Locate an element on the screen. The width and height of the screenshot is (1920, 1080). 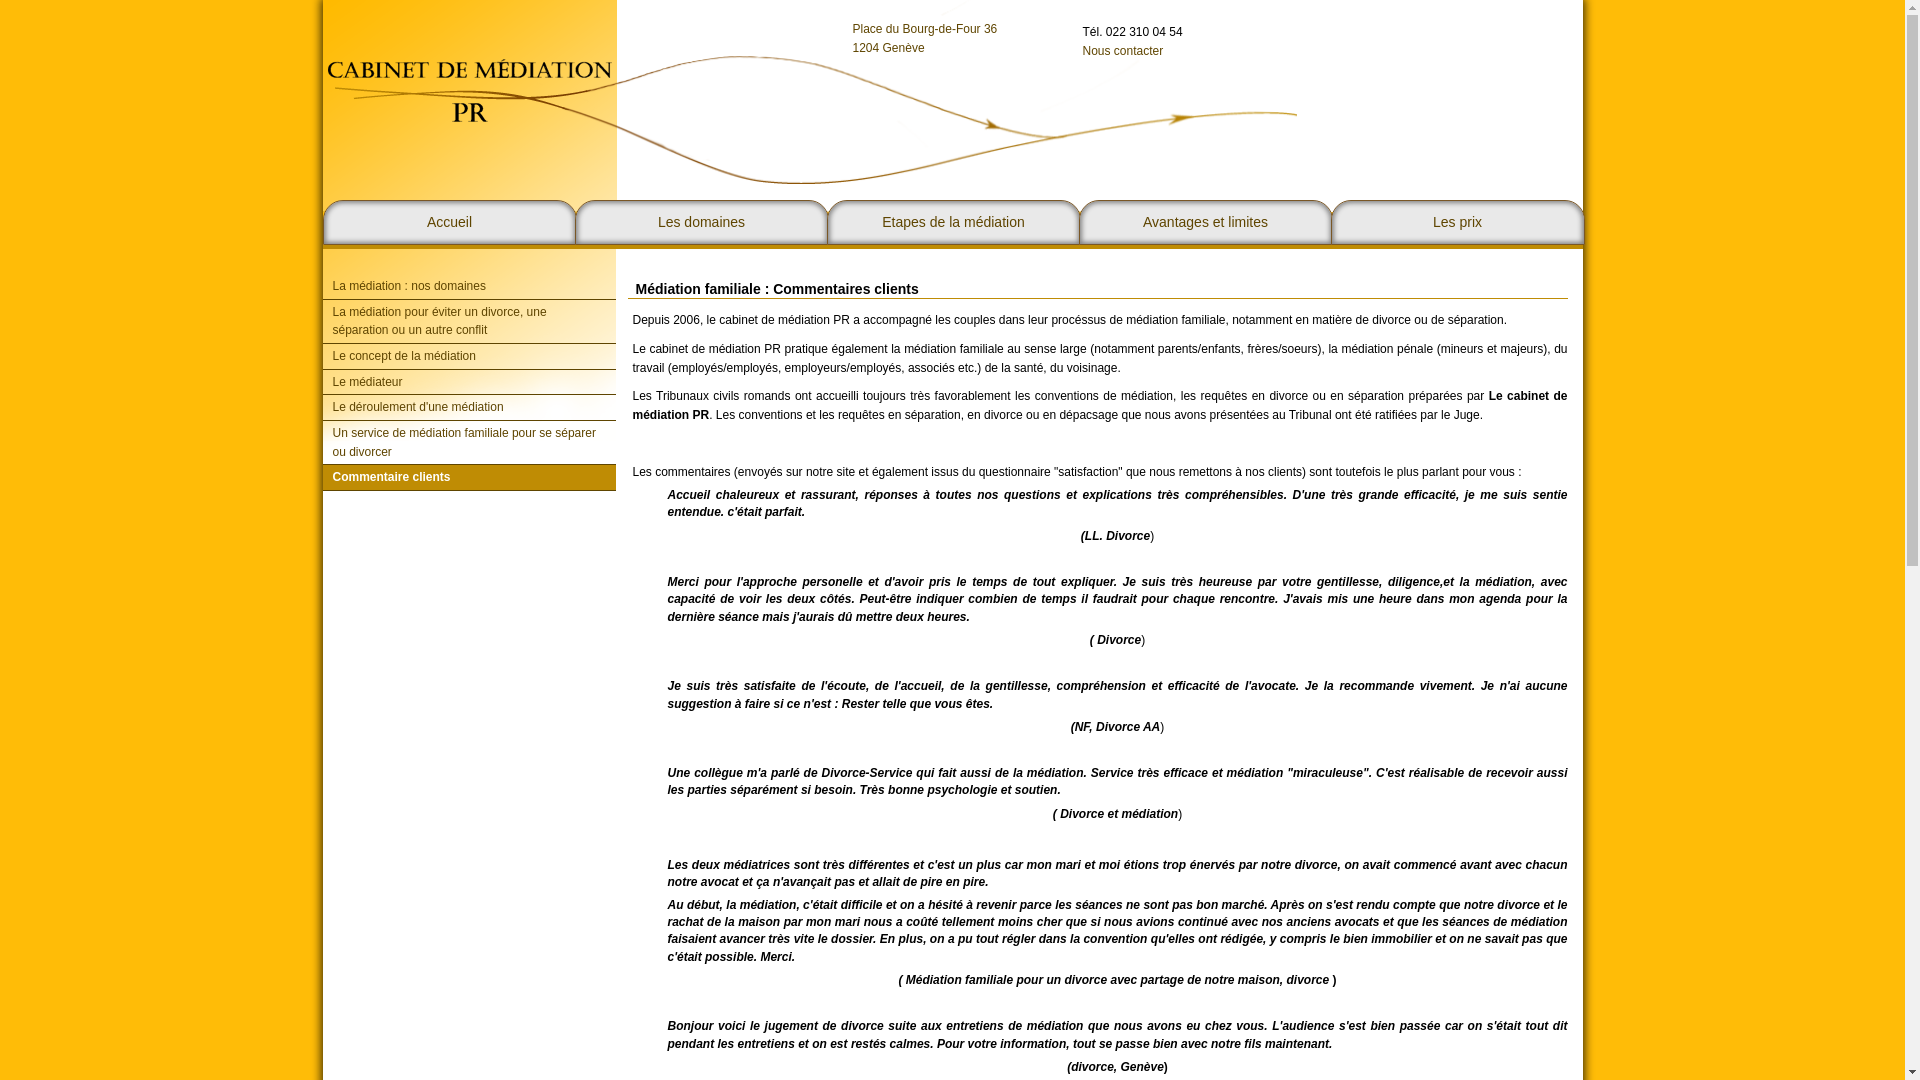
'Accueil' is located at coordinates (448, 222).